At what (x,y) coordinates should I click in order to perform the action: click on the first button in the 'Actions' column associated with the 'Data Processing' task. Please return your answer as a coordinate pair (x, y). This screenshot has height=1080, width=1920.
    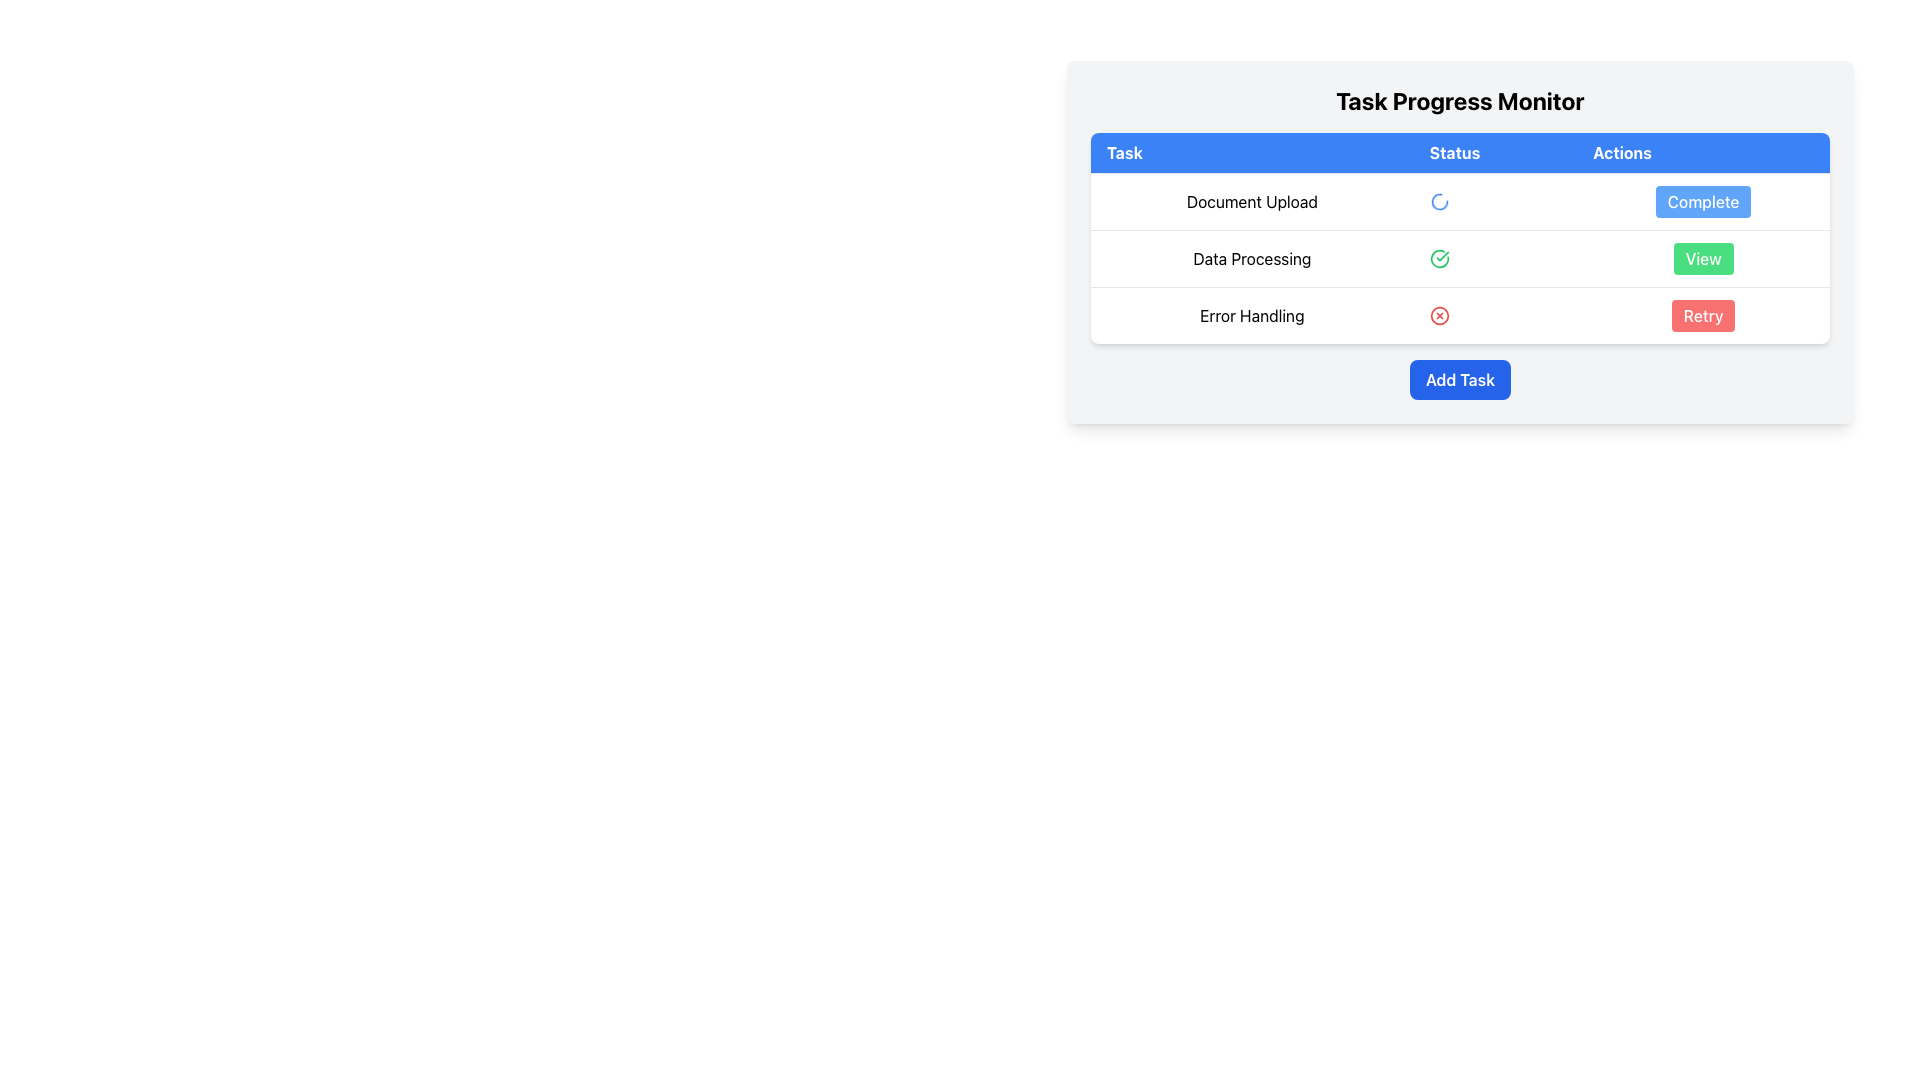
    Looking at the image, I should click on (1702, 257).